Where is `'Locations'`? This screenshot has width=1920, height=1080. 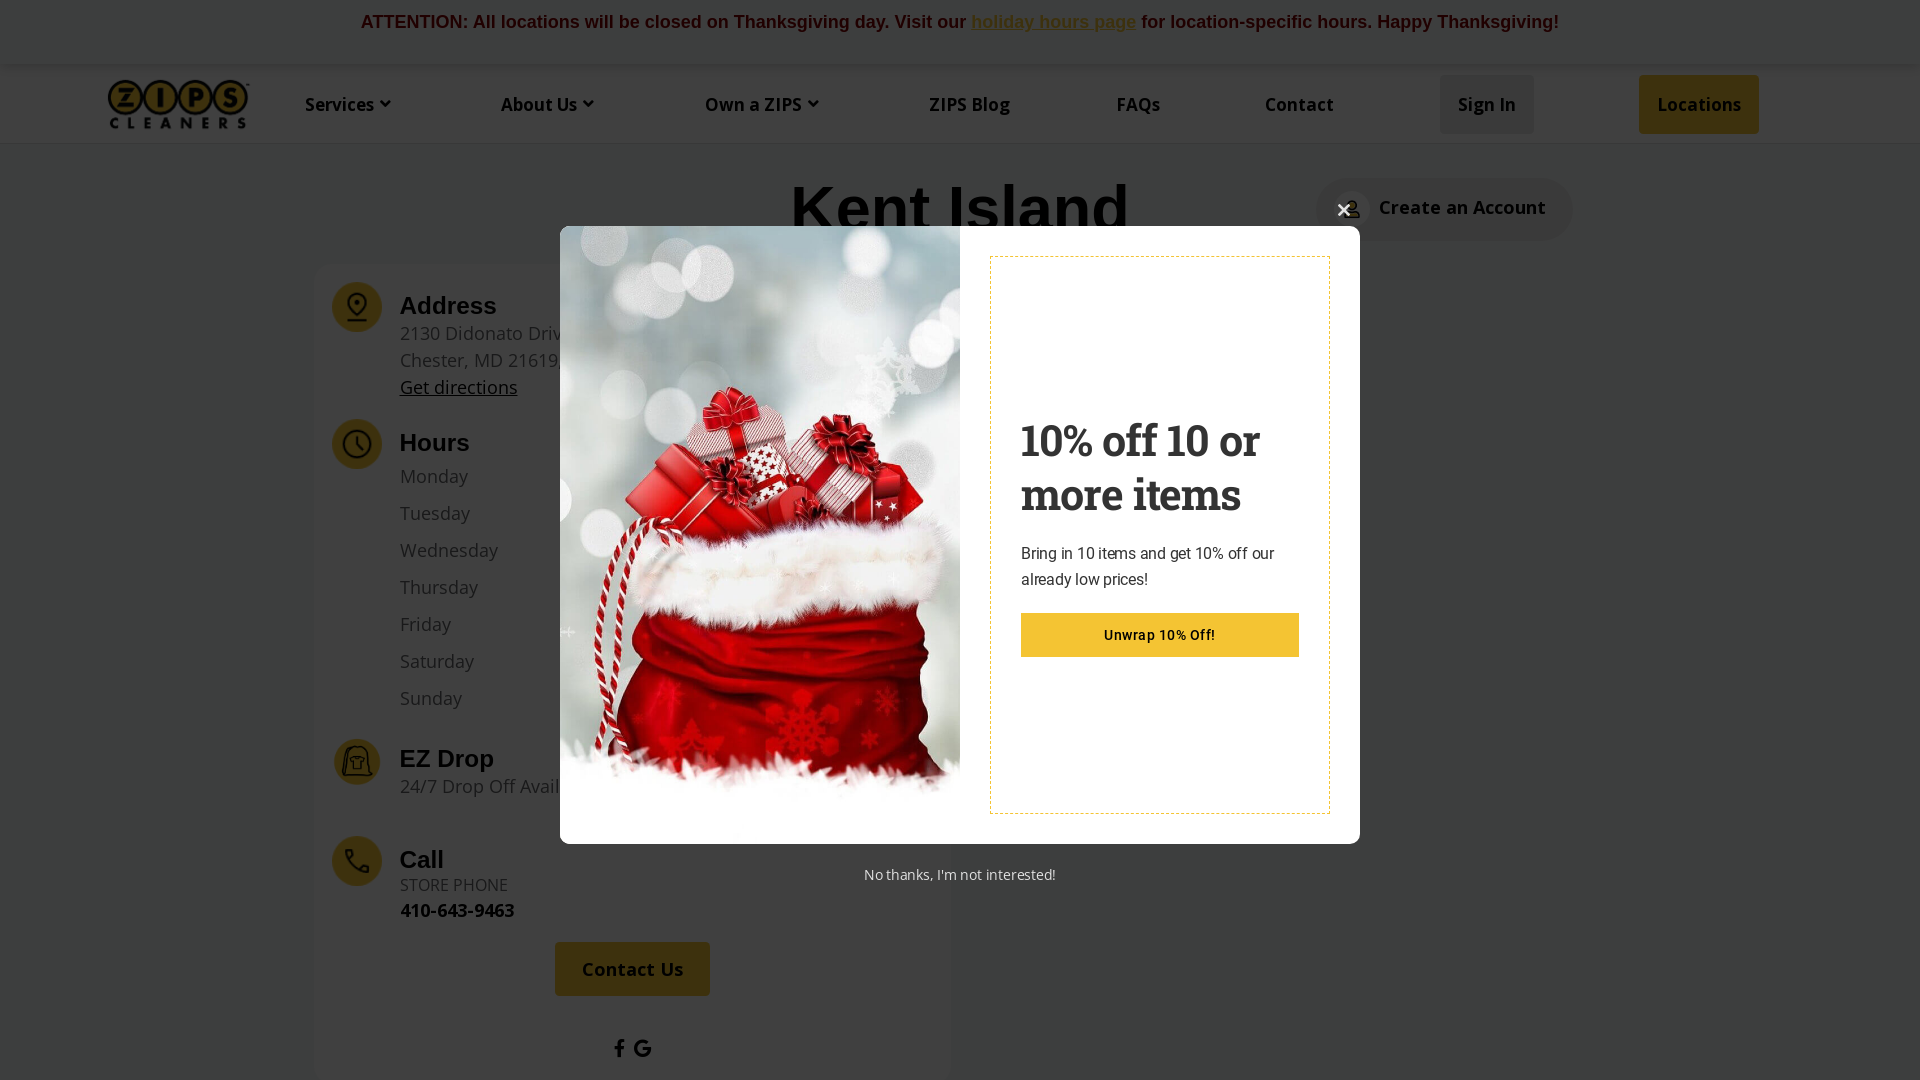 'Locations' is located at coordinates (1698, 104).